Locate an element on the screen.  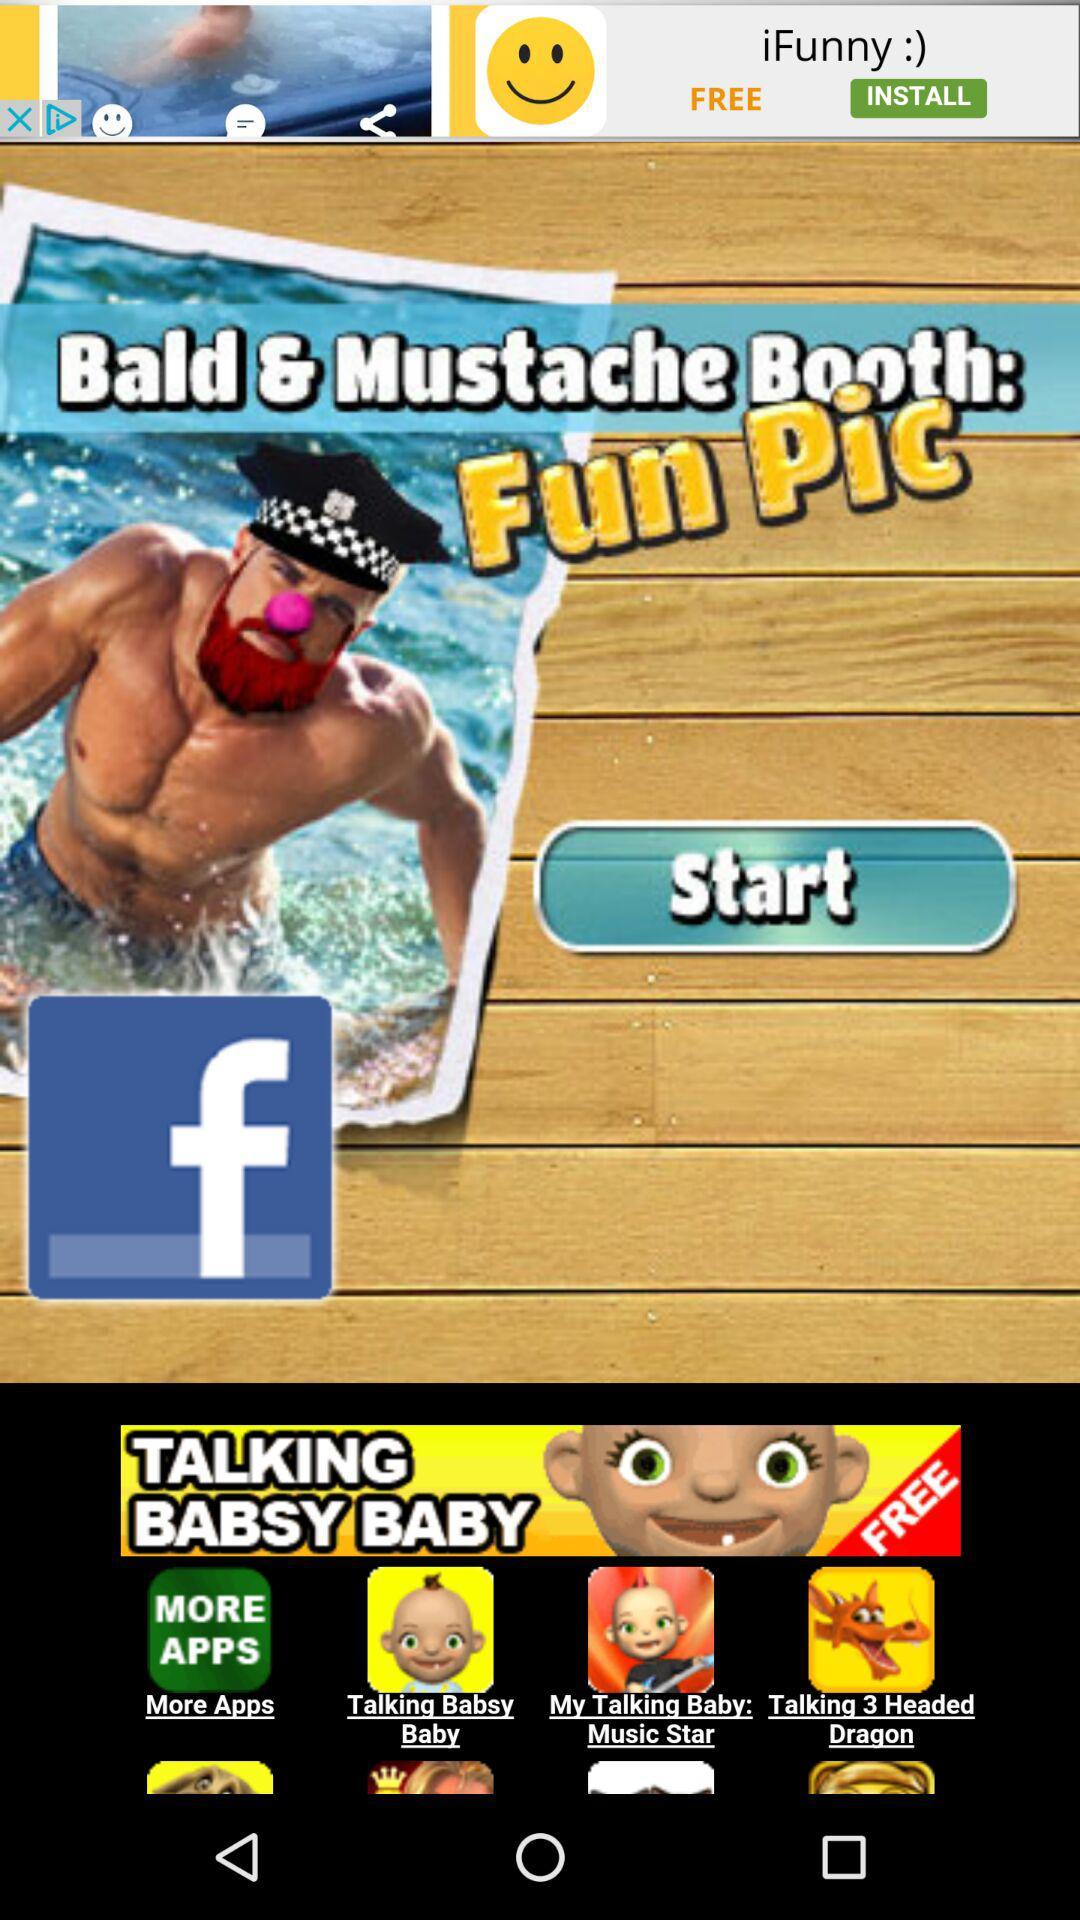
games page is located at coordinates (540, 1597).